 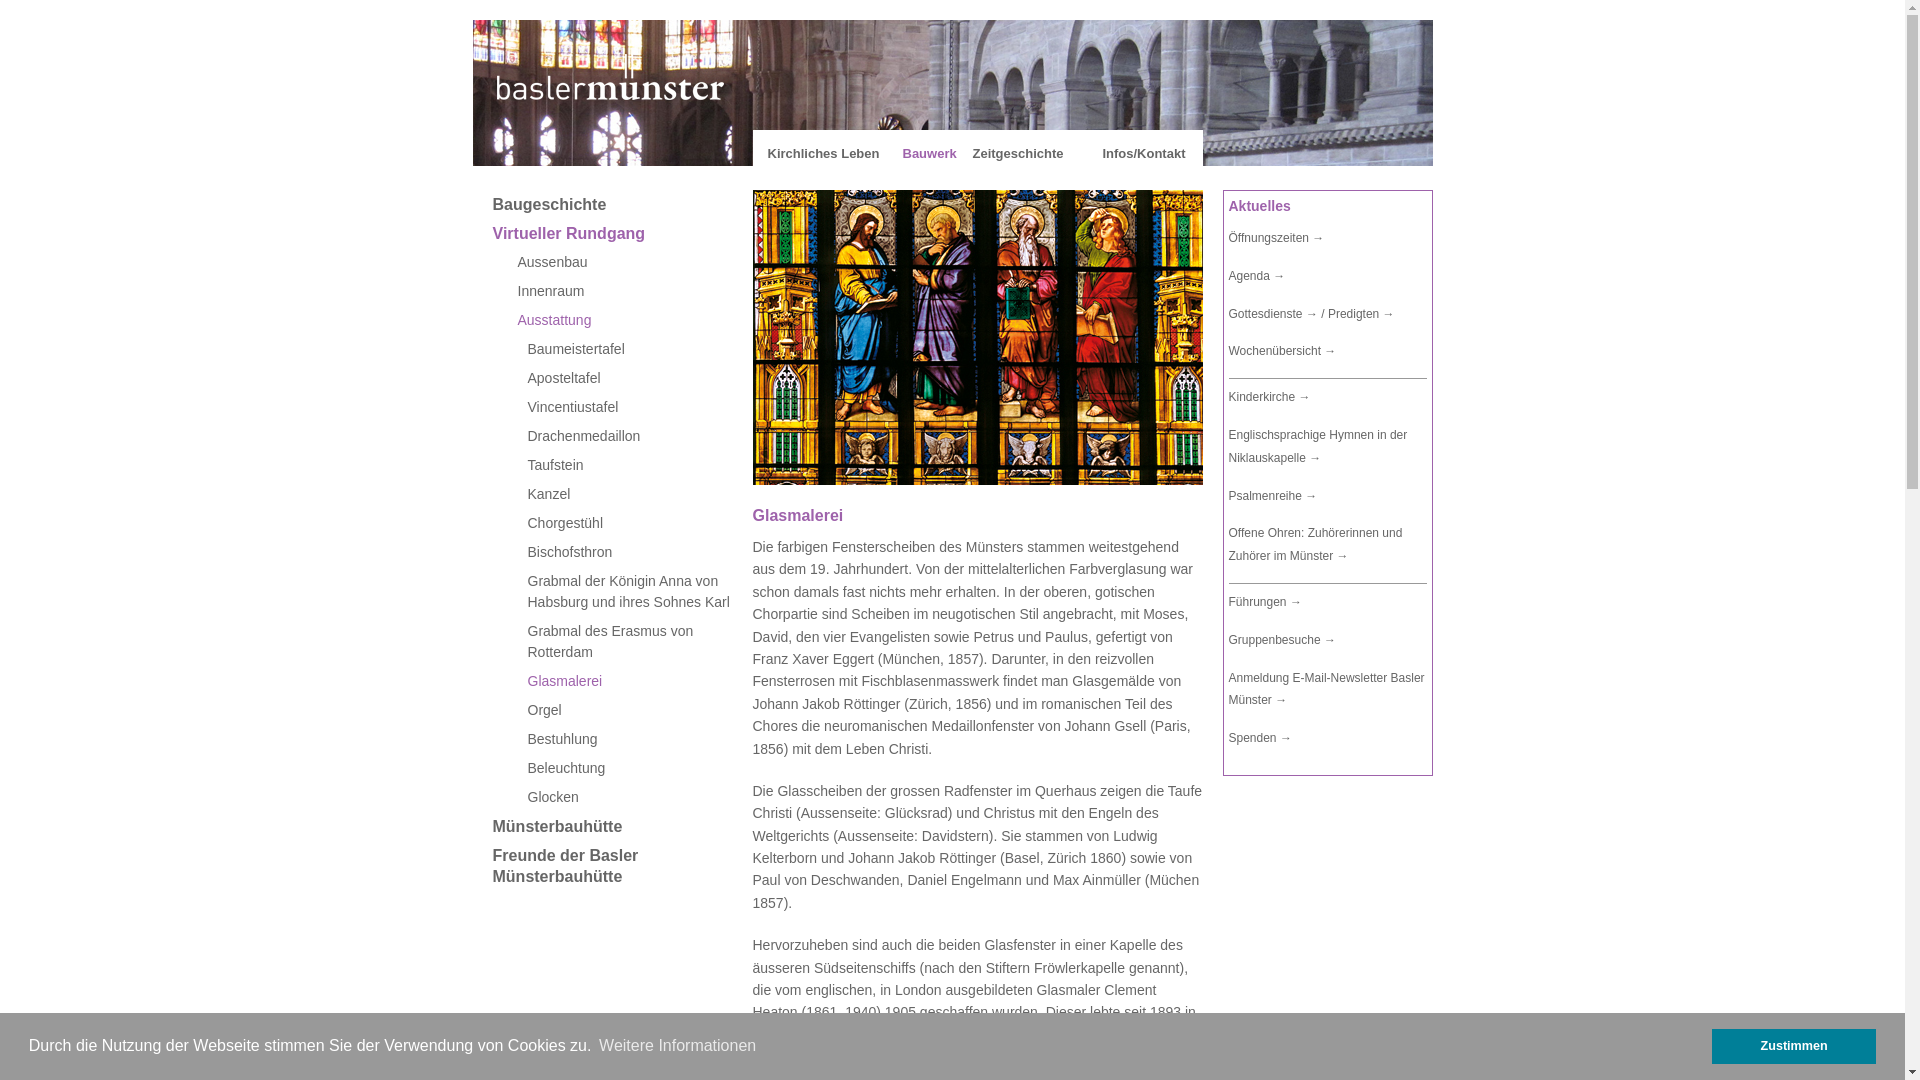 What do you see at coordinates (1143, 152) in the screenshot?
I see `'Infos/Kontakt'` at bounding box center [1143, 152].